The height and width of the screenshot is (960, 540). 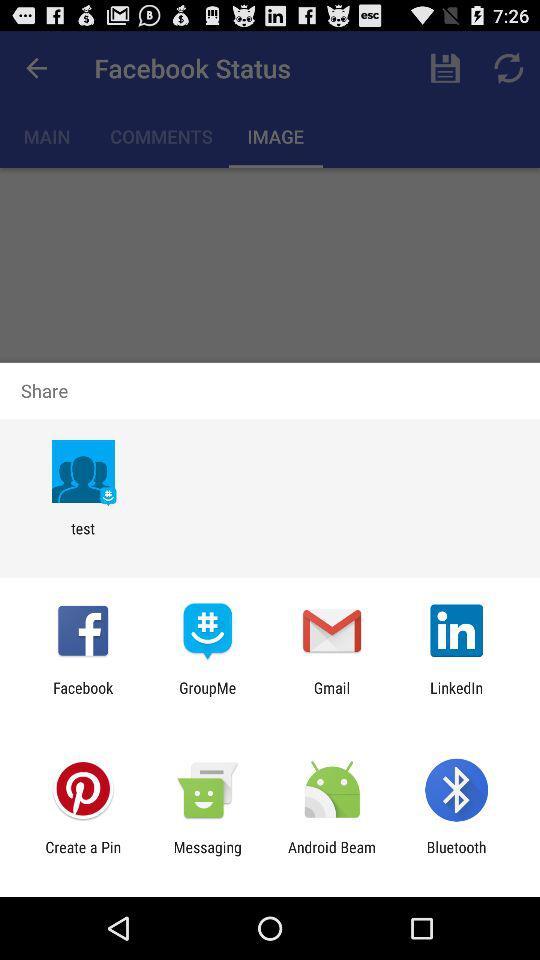 I want to click on app to the left of android beam app, so click(x=206, y=855).